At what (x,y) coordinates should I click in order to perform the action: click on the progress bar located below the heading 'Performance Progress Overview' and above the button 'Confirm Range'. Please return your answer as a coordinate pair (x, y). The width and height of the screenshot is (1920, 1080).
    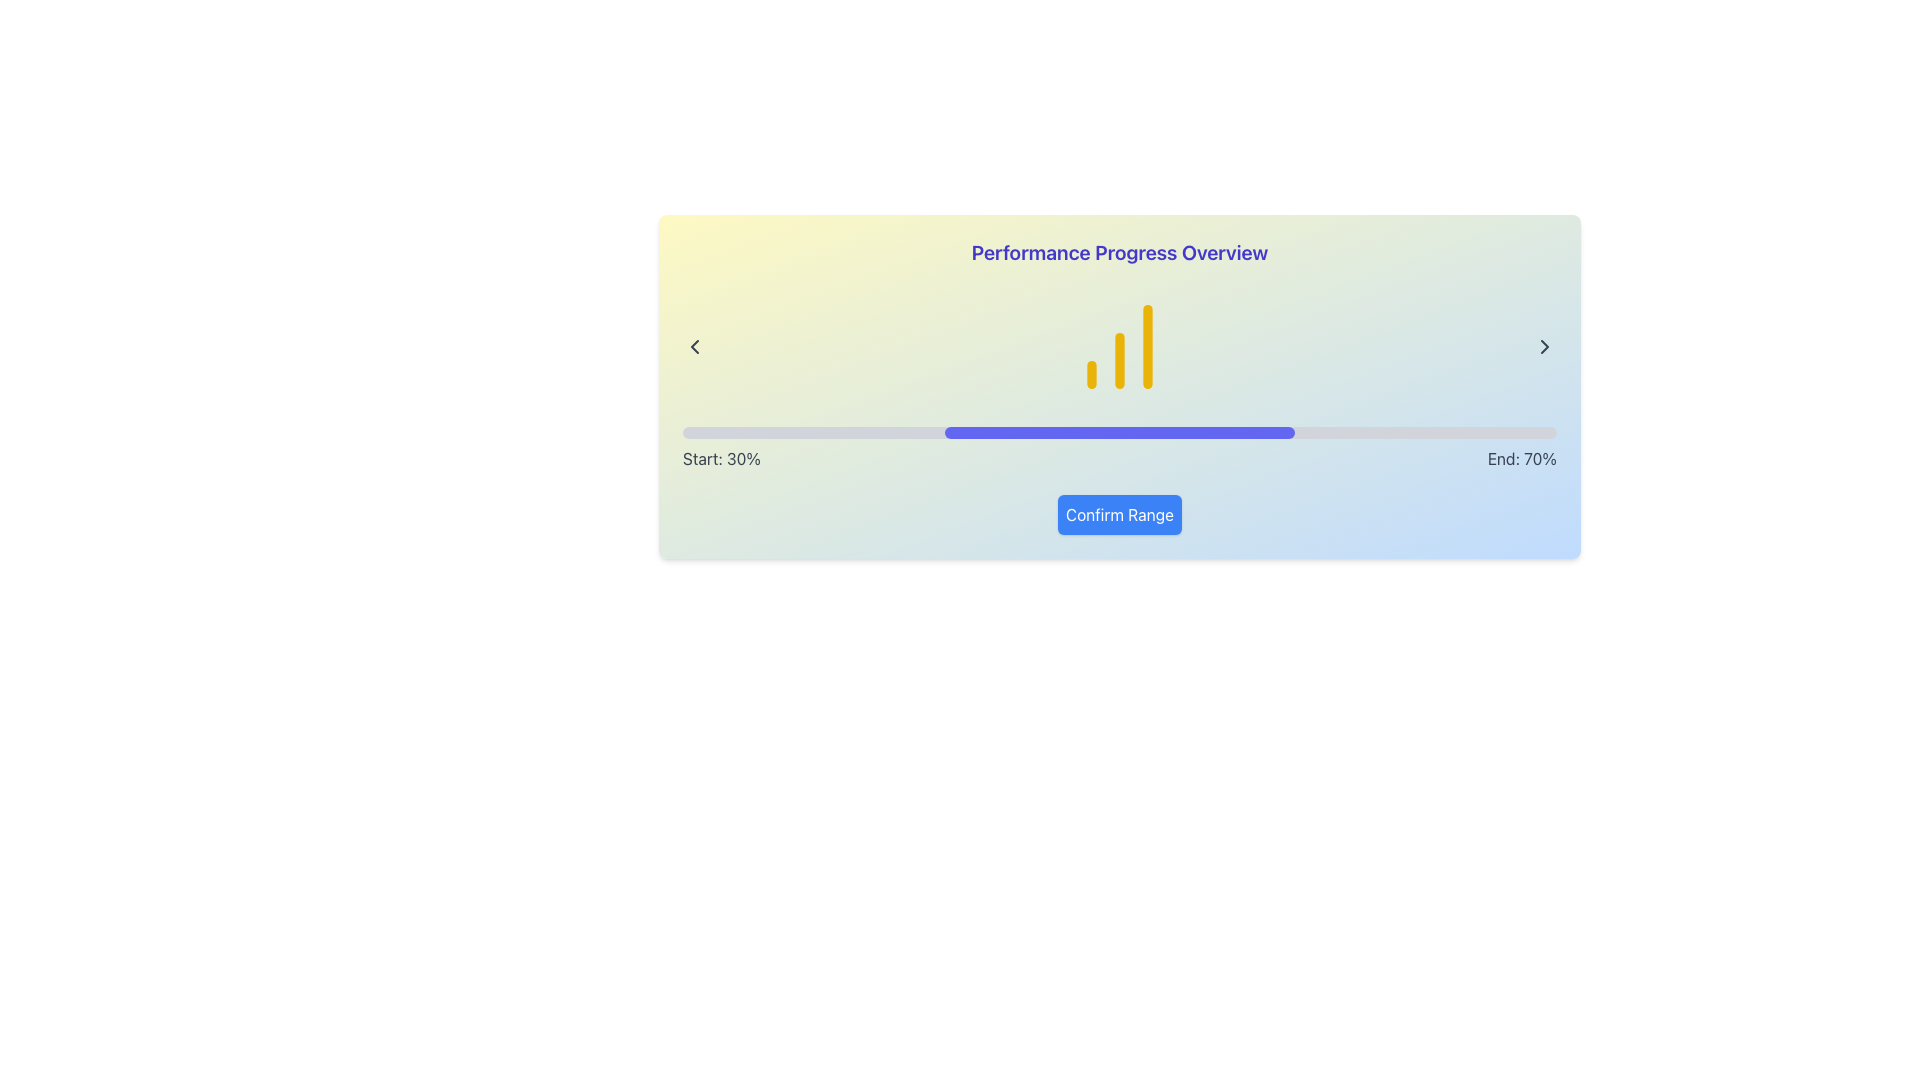
    Looking at the image, I should click on (1118, 431).